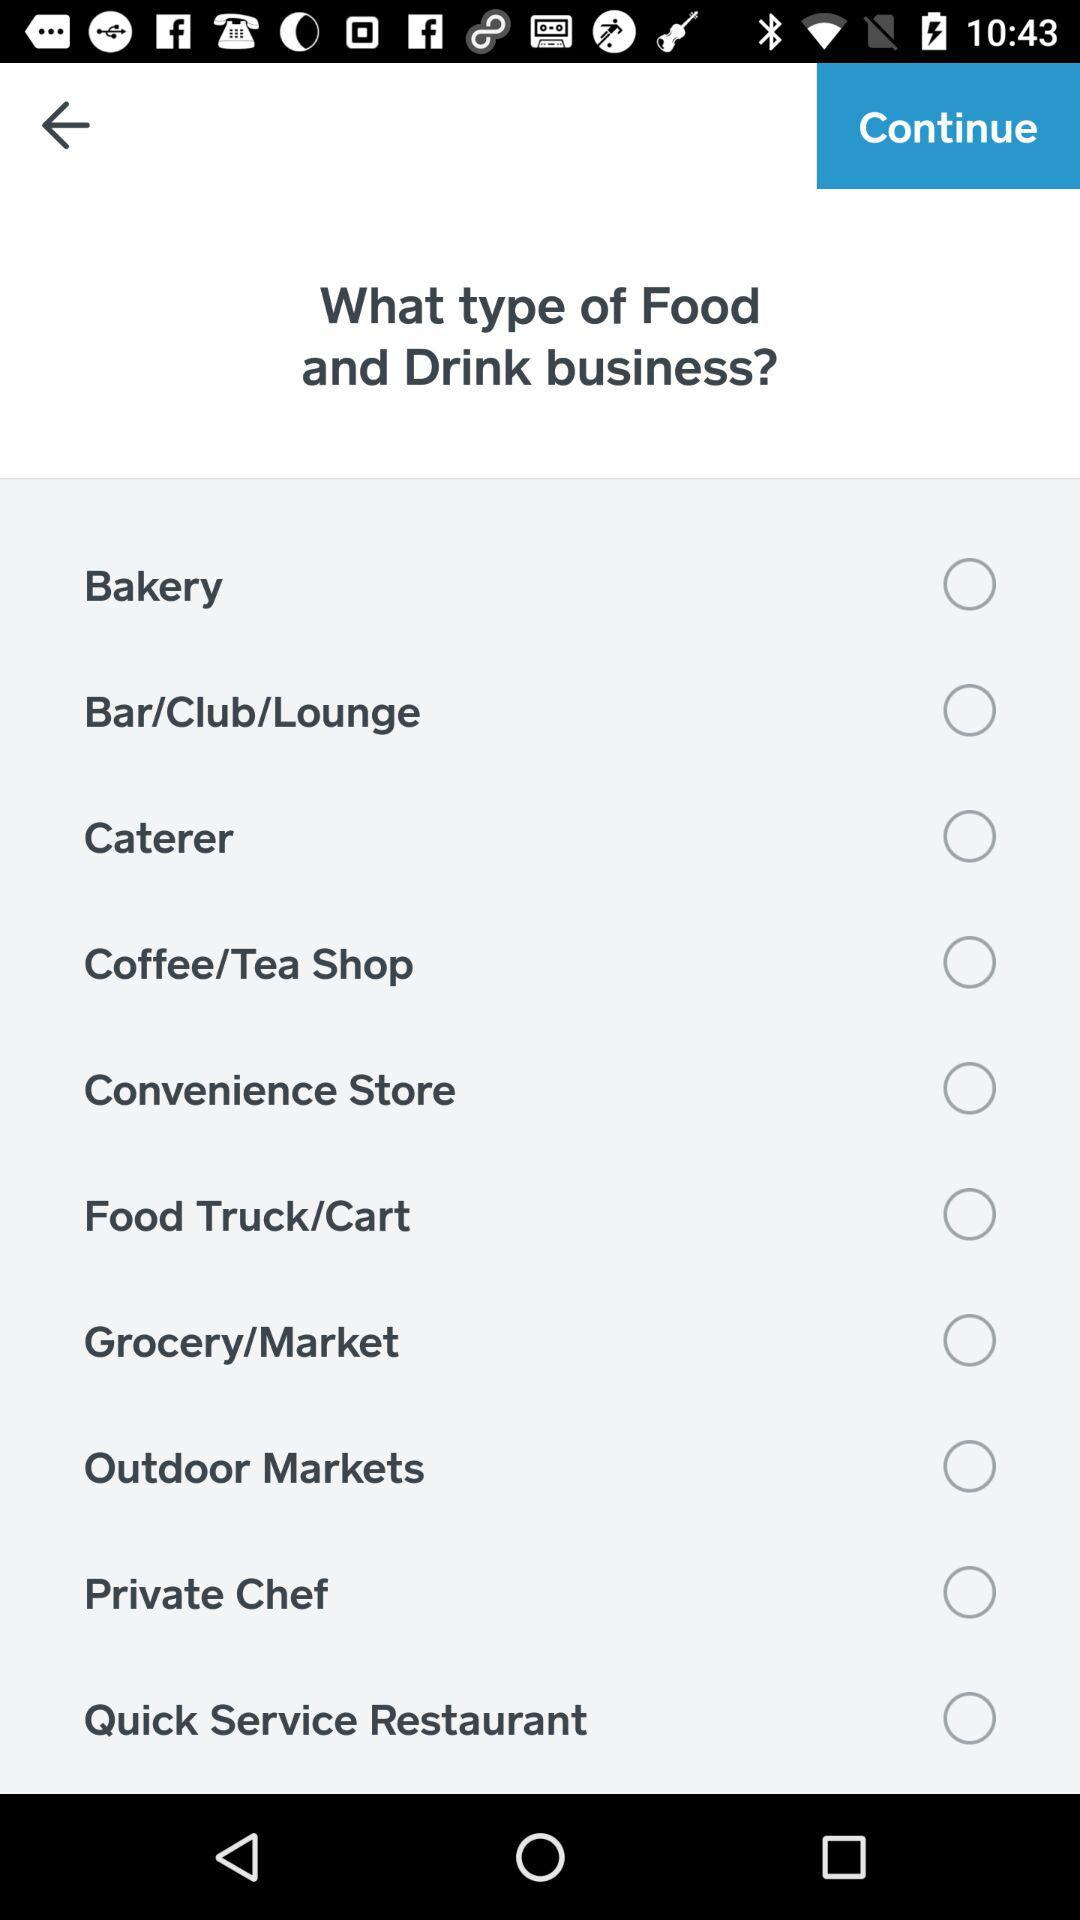  I want to click on the food truck/cart, so click(540, 1213).